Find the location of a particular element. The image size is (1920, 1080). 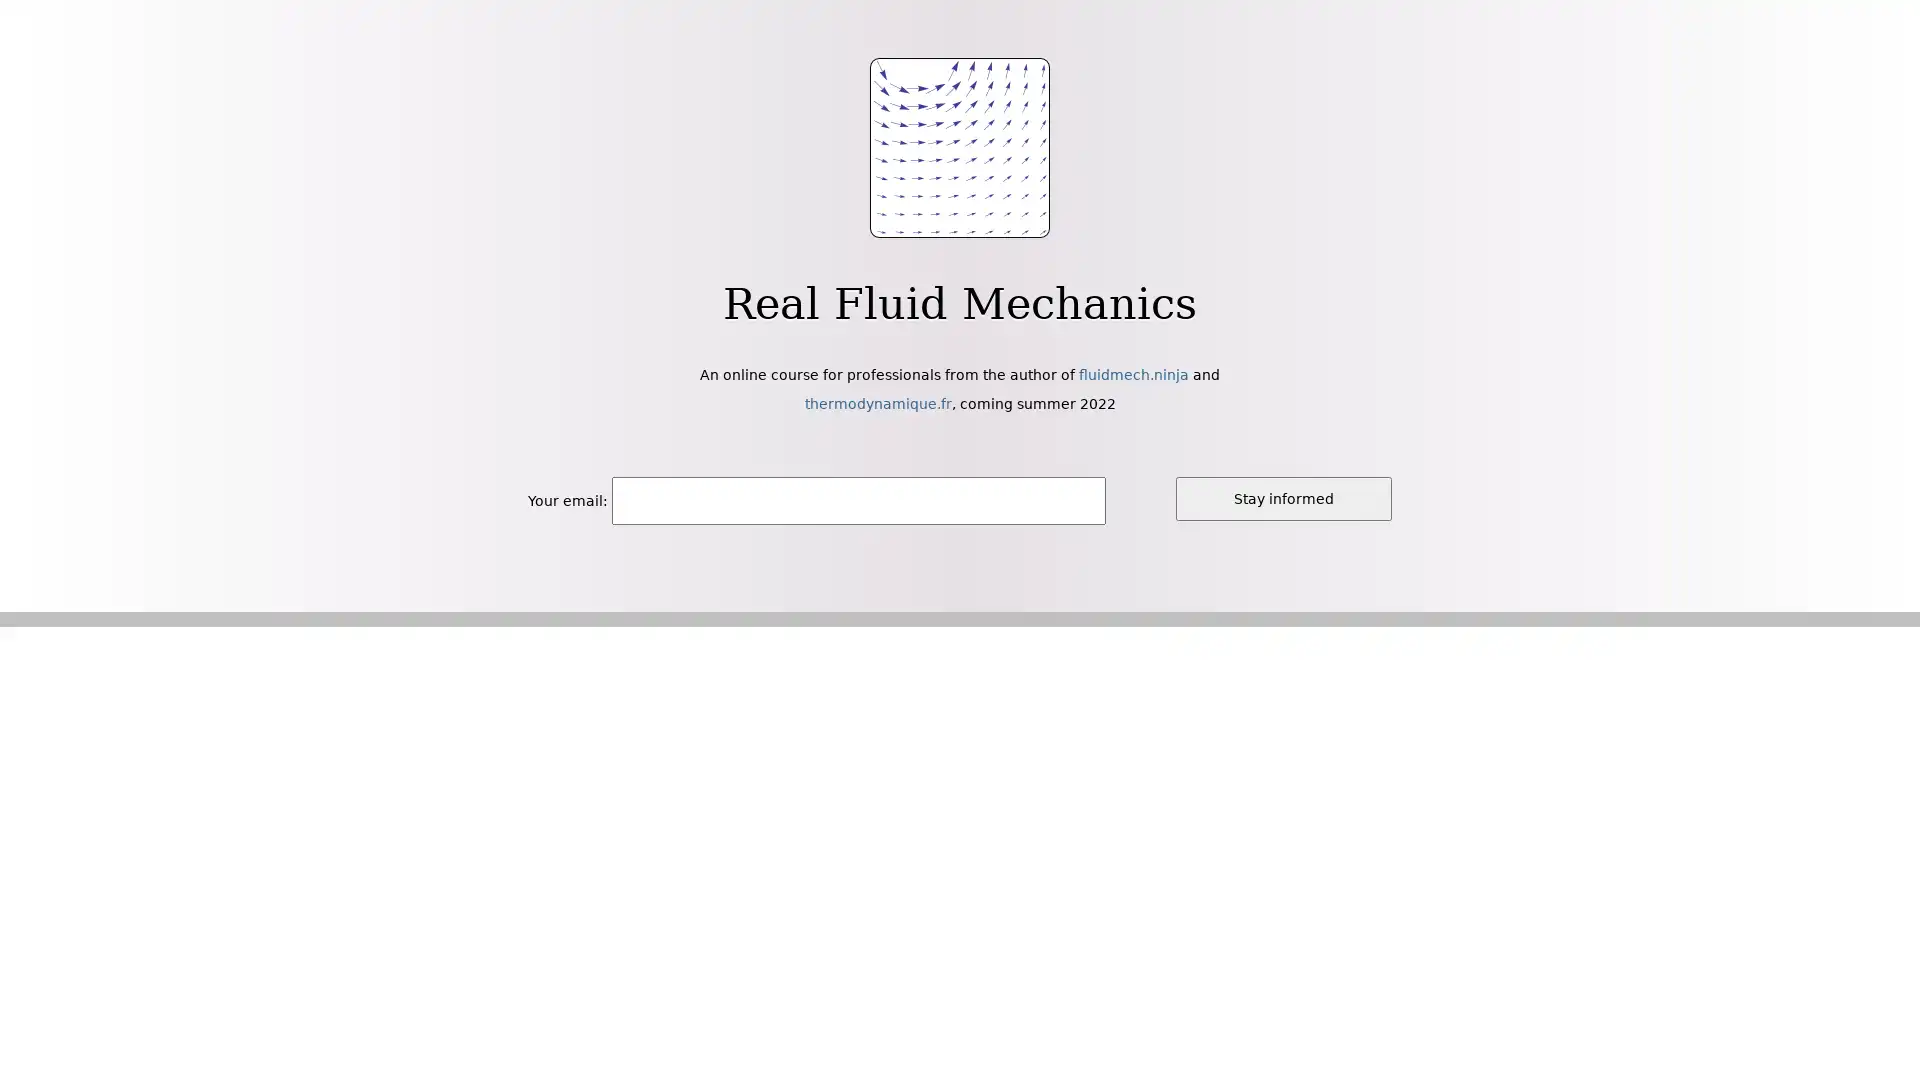

Stay informed is located at coordinates (1283, 497).